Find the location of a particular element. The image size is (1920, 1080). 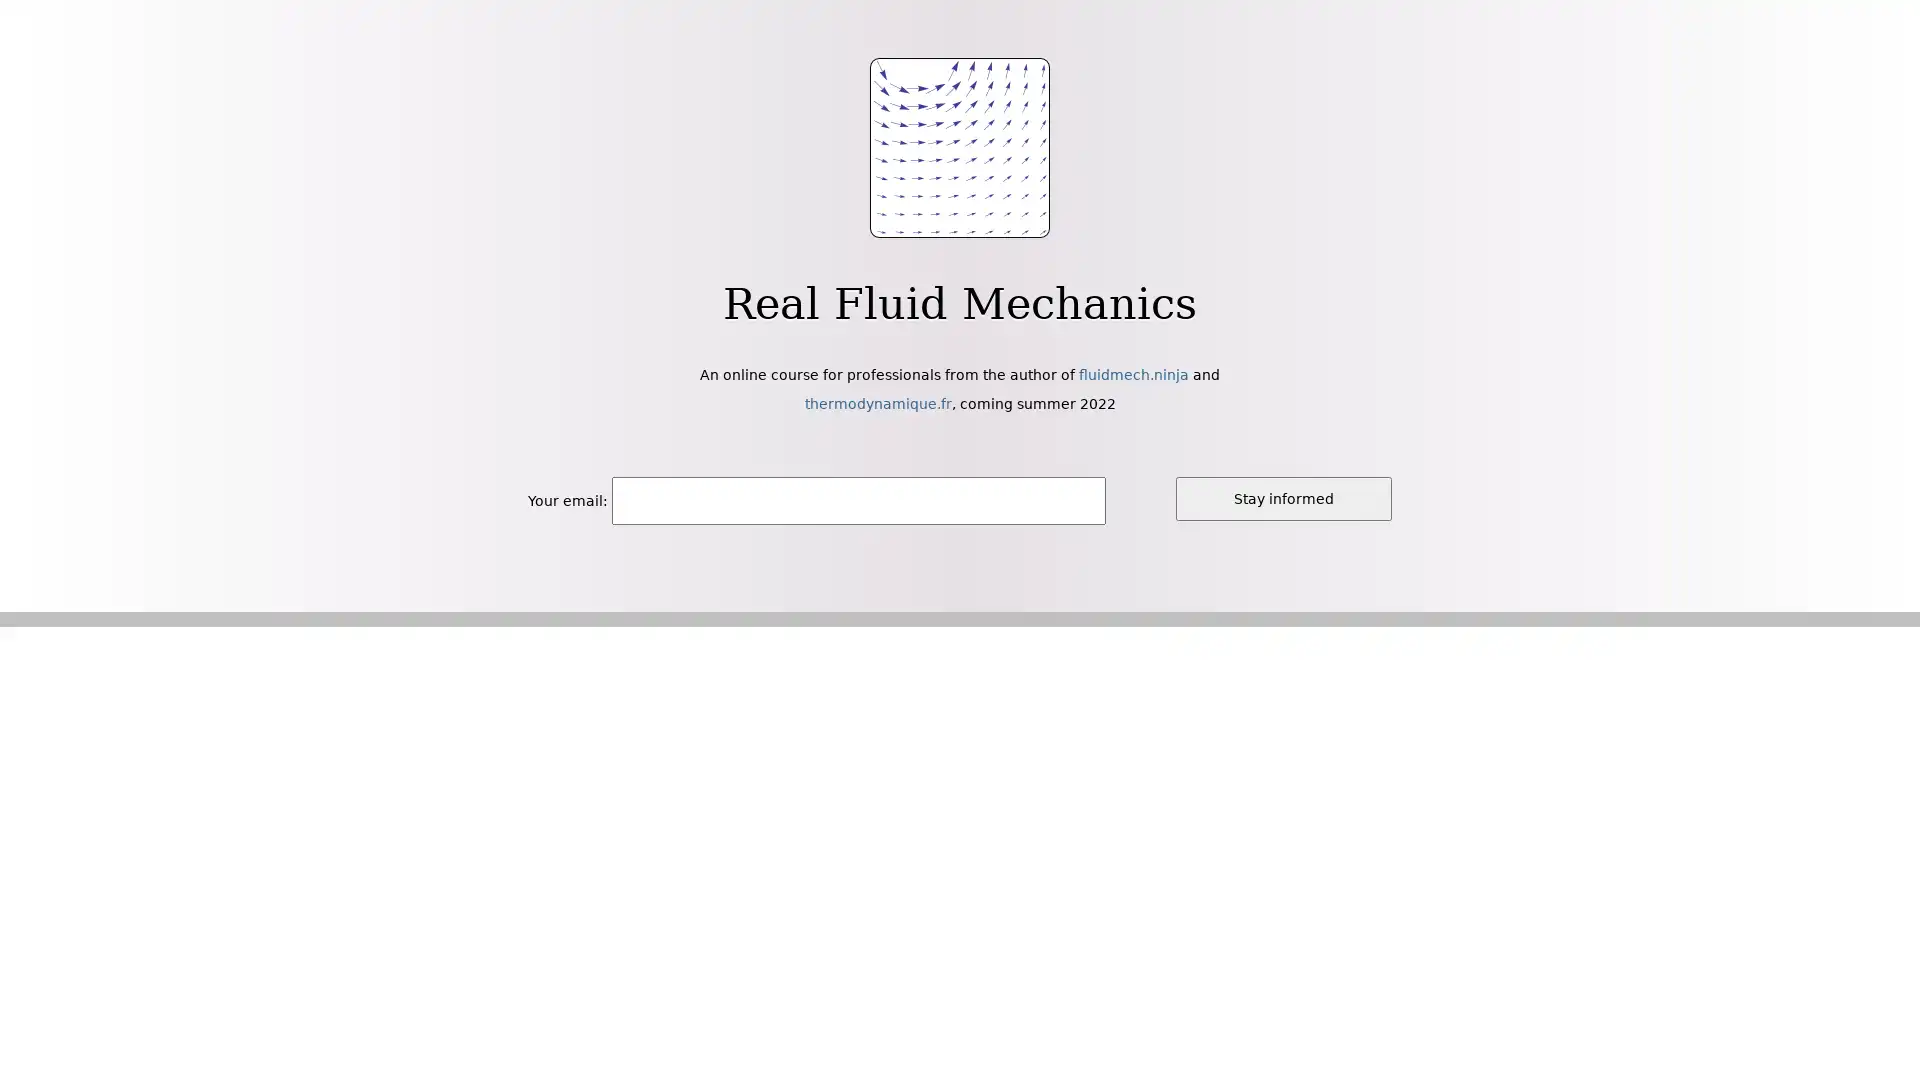

Stay informed is located at coordinates (1283, 497).